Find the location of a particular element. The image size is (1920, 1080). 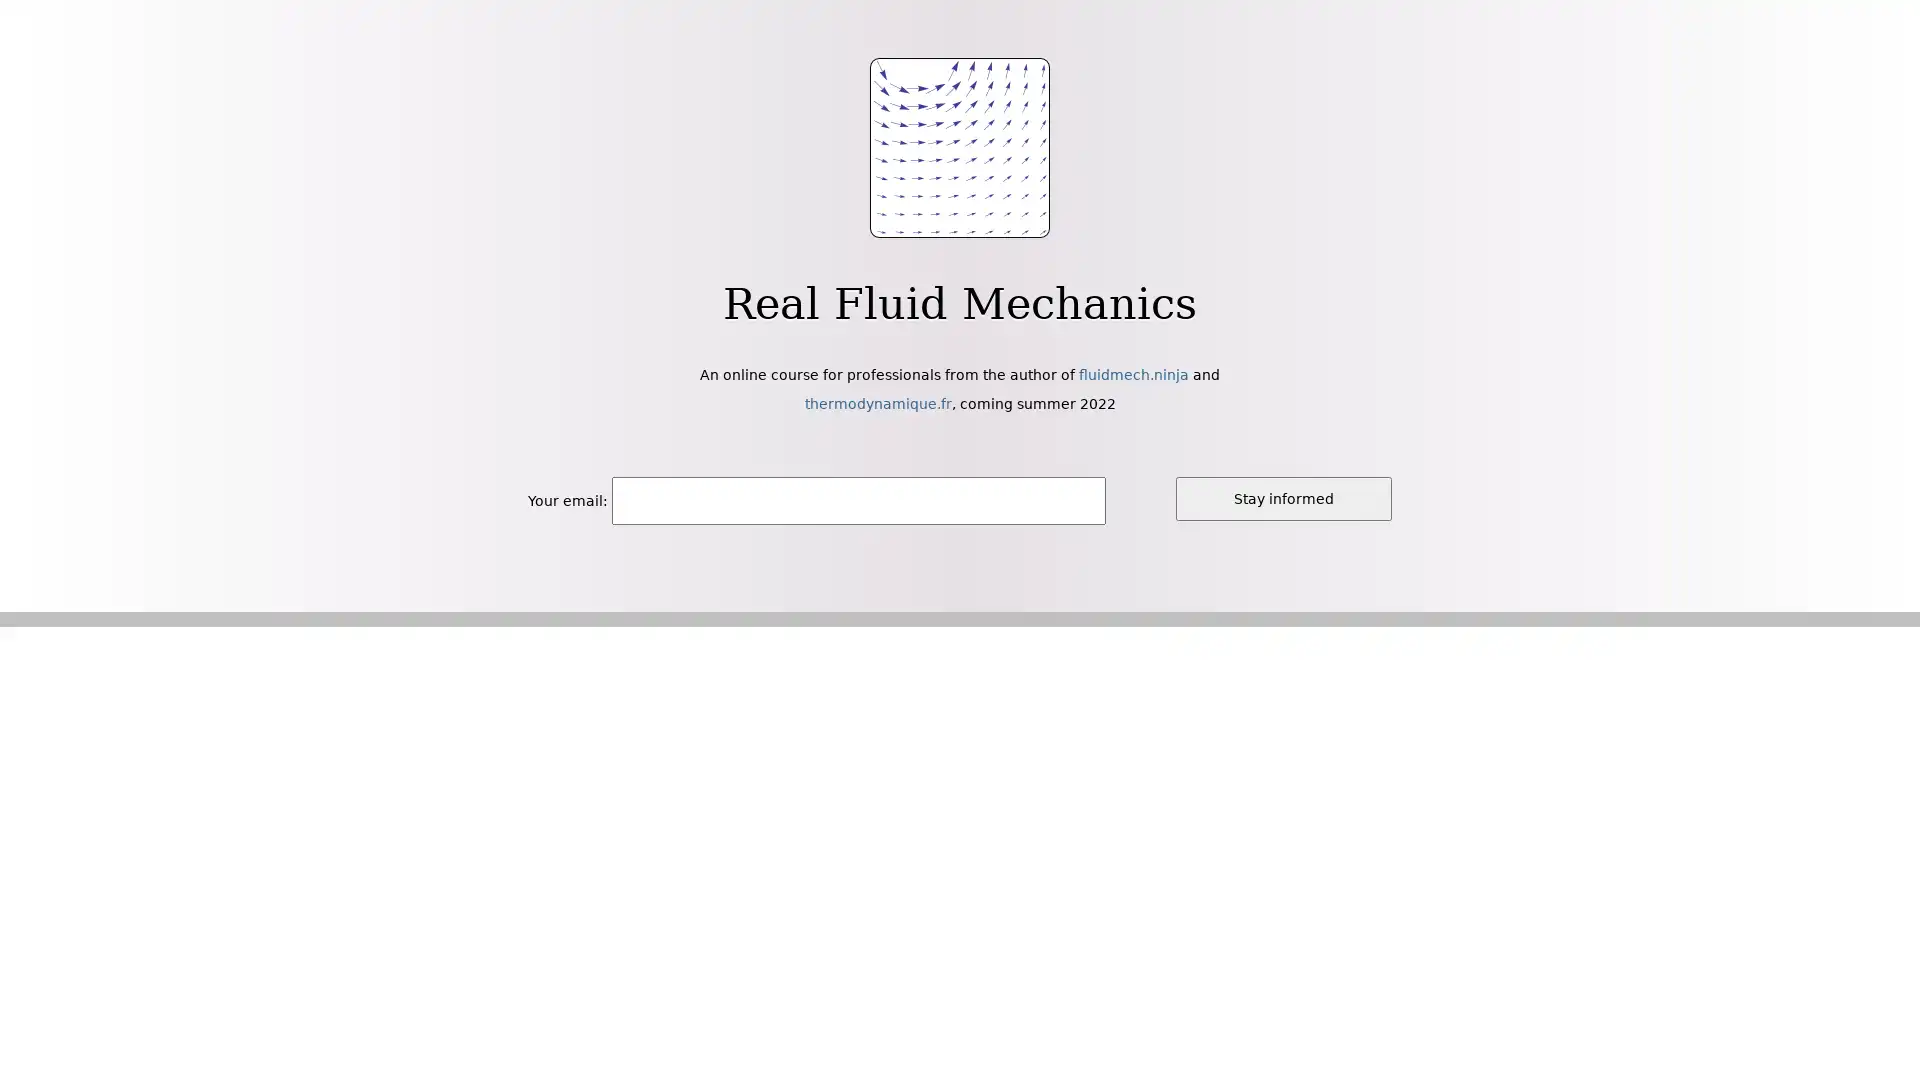

Stay informed is located at coordinates (1283, 497).